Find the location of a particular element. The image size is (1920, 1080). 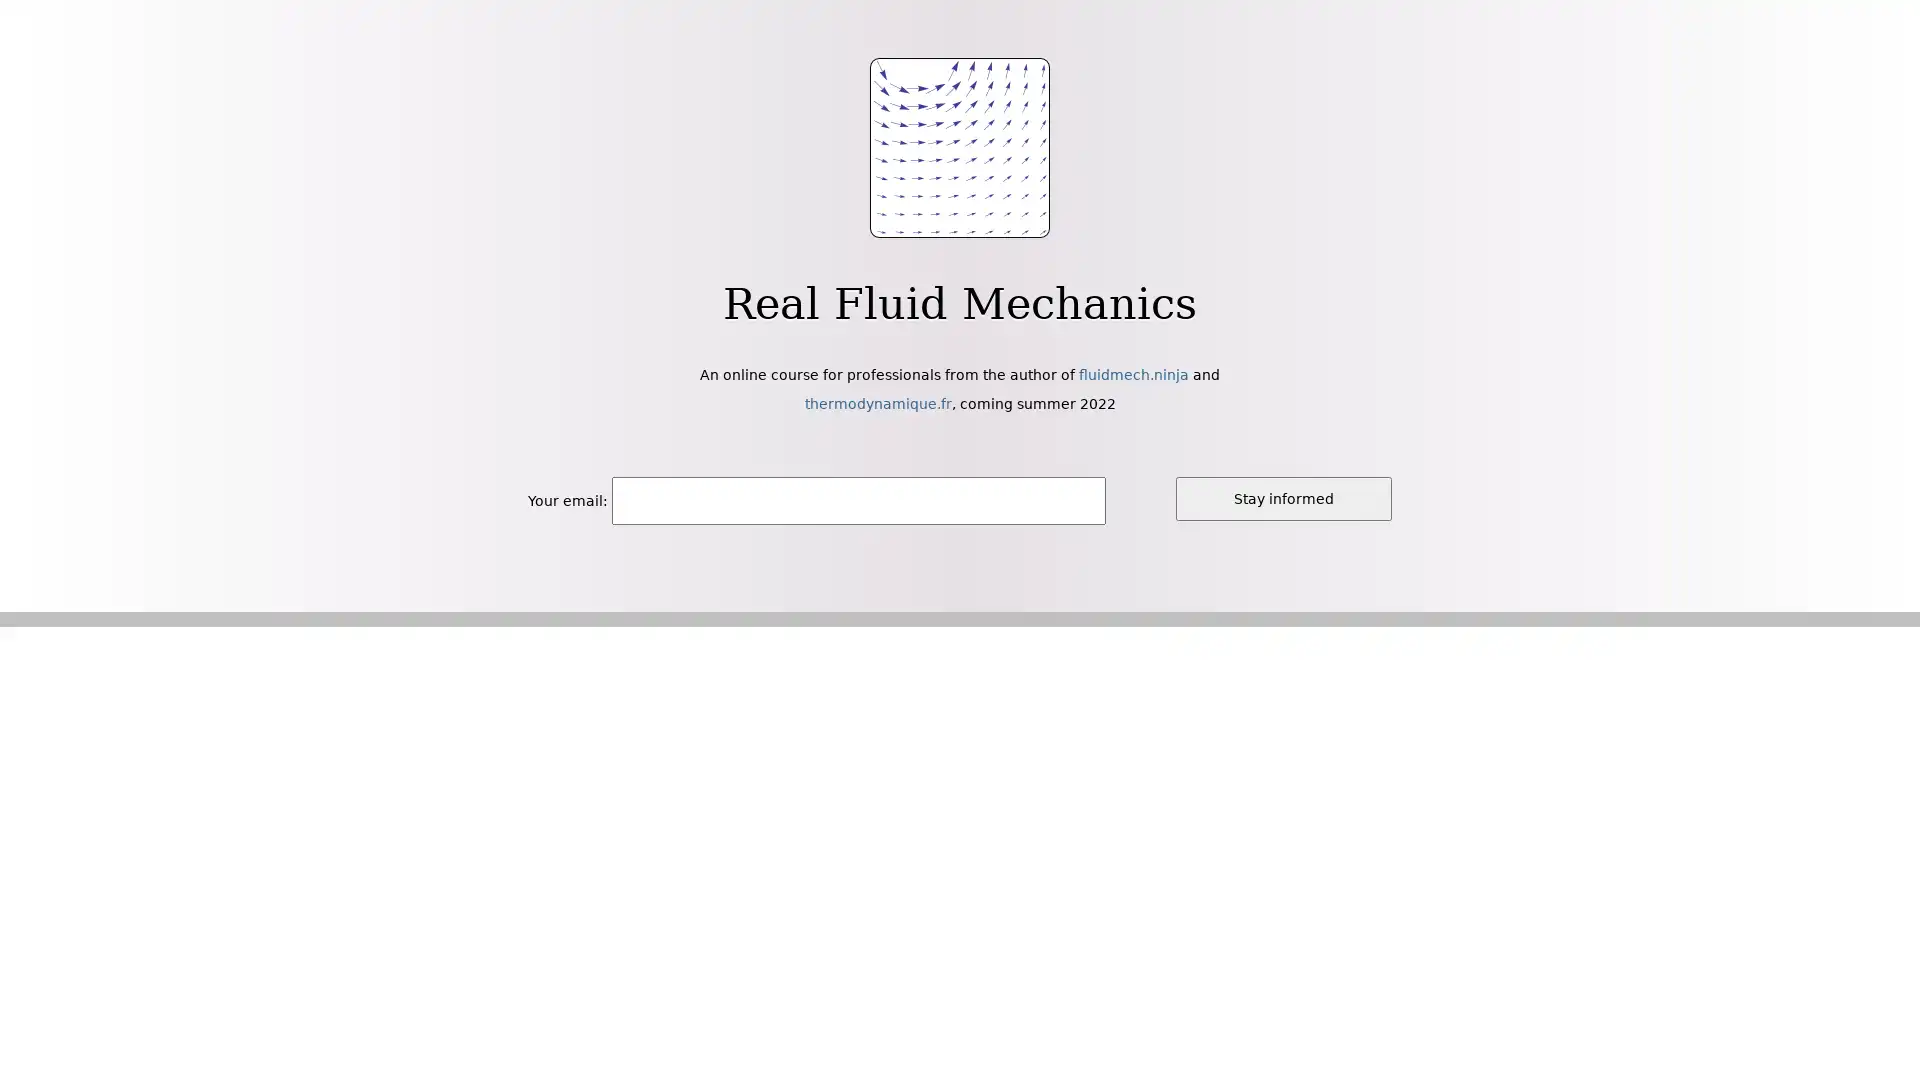

Stay informed is located at coordinates (1283, 497).